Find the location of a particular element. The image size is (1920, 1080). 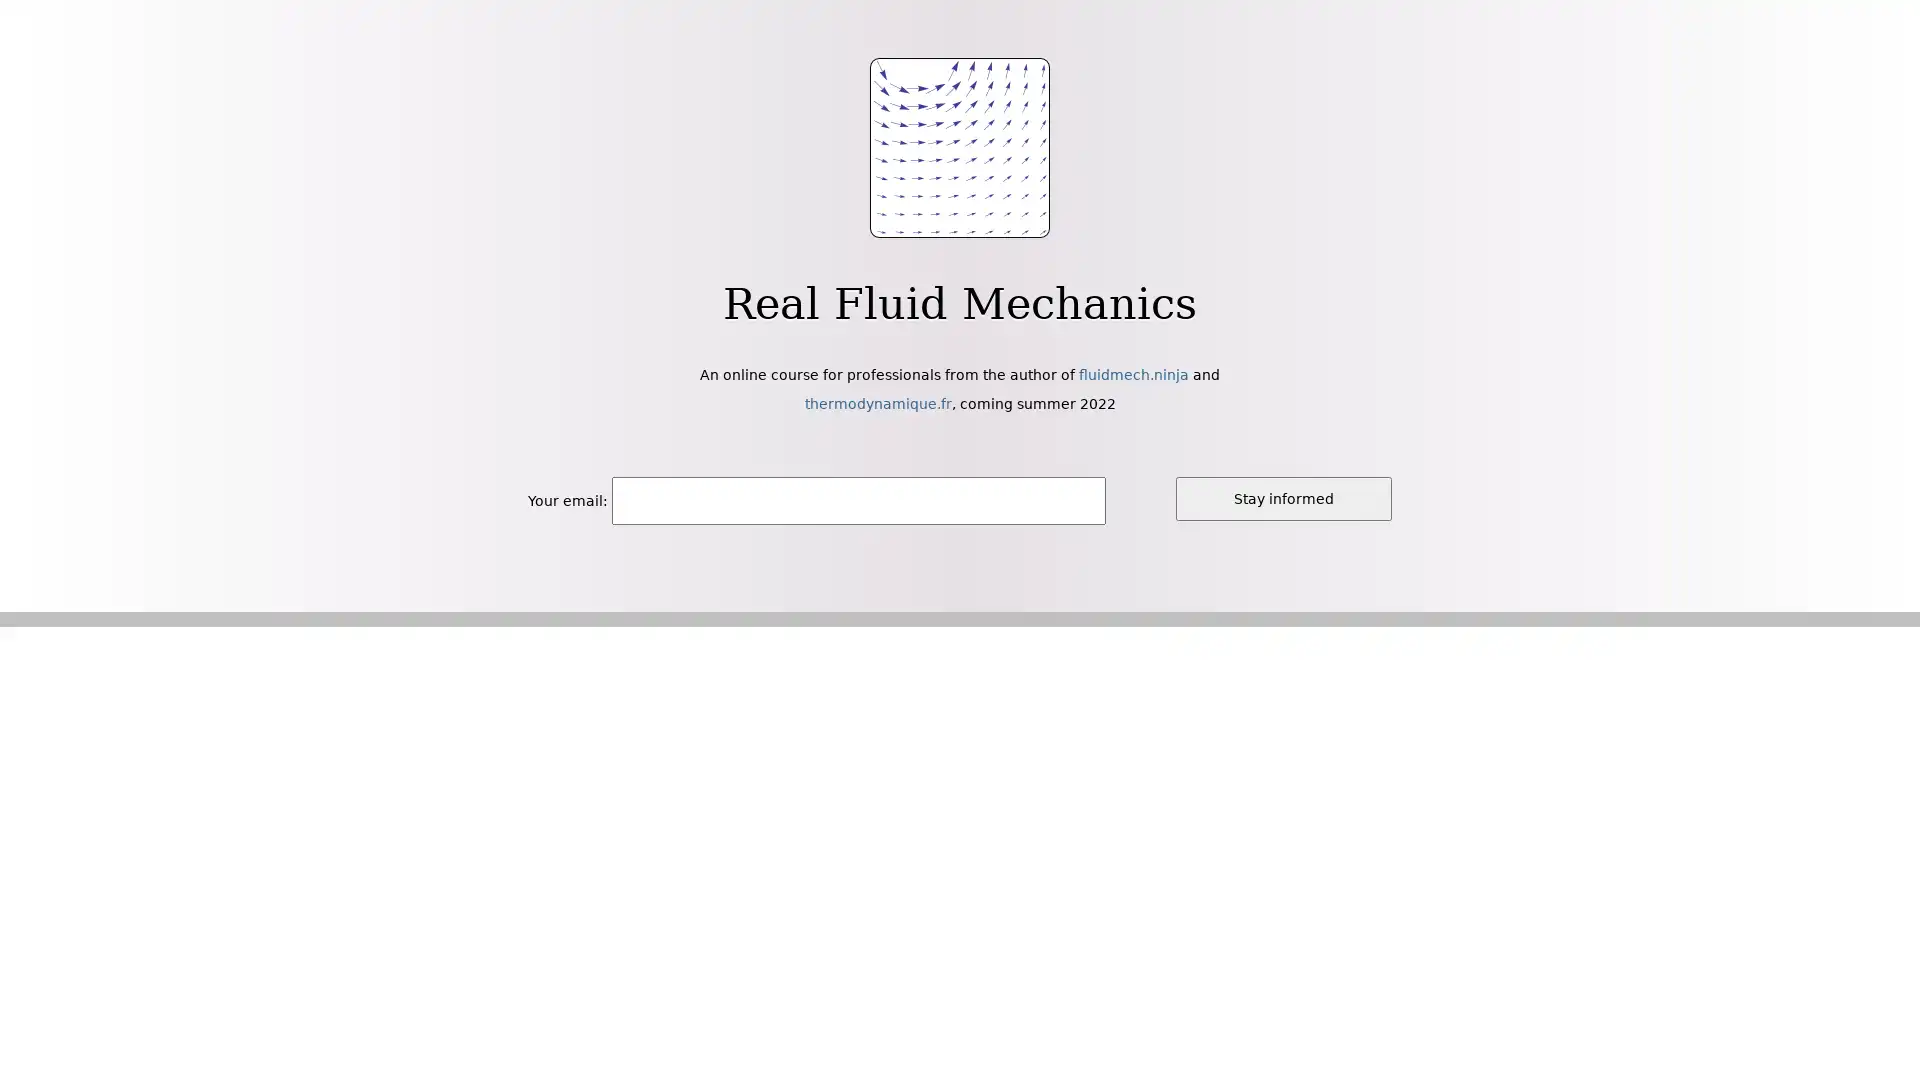

Stay informed is located at coordinates (1283, 497).